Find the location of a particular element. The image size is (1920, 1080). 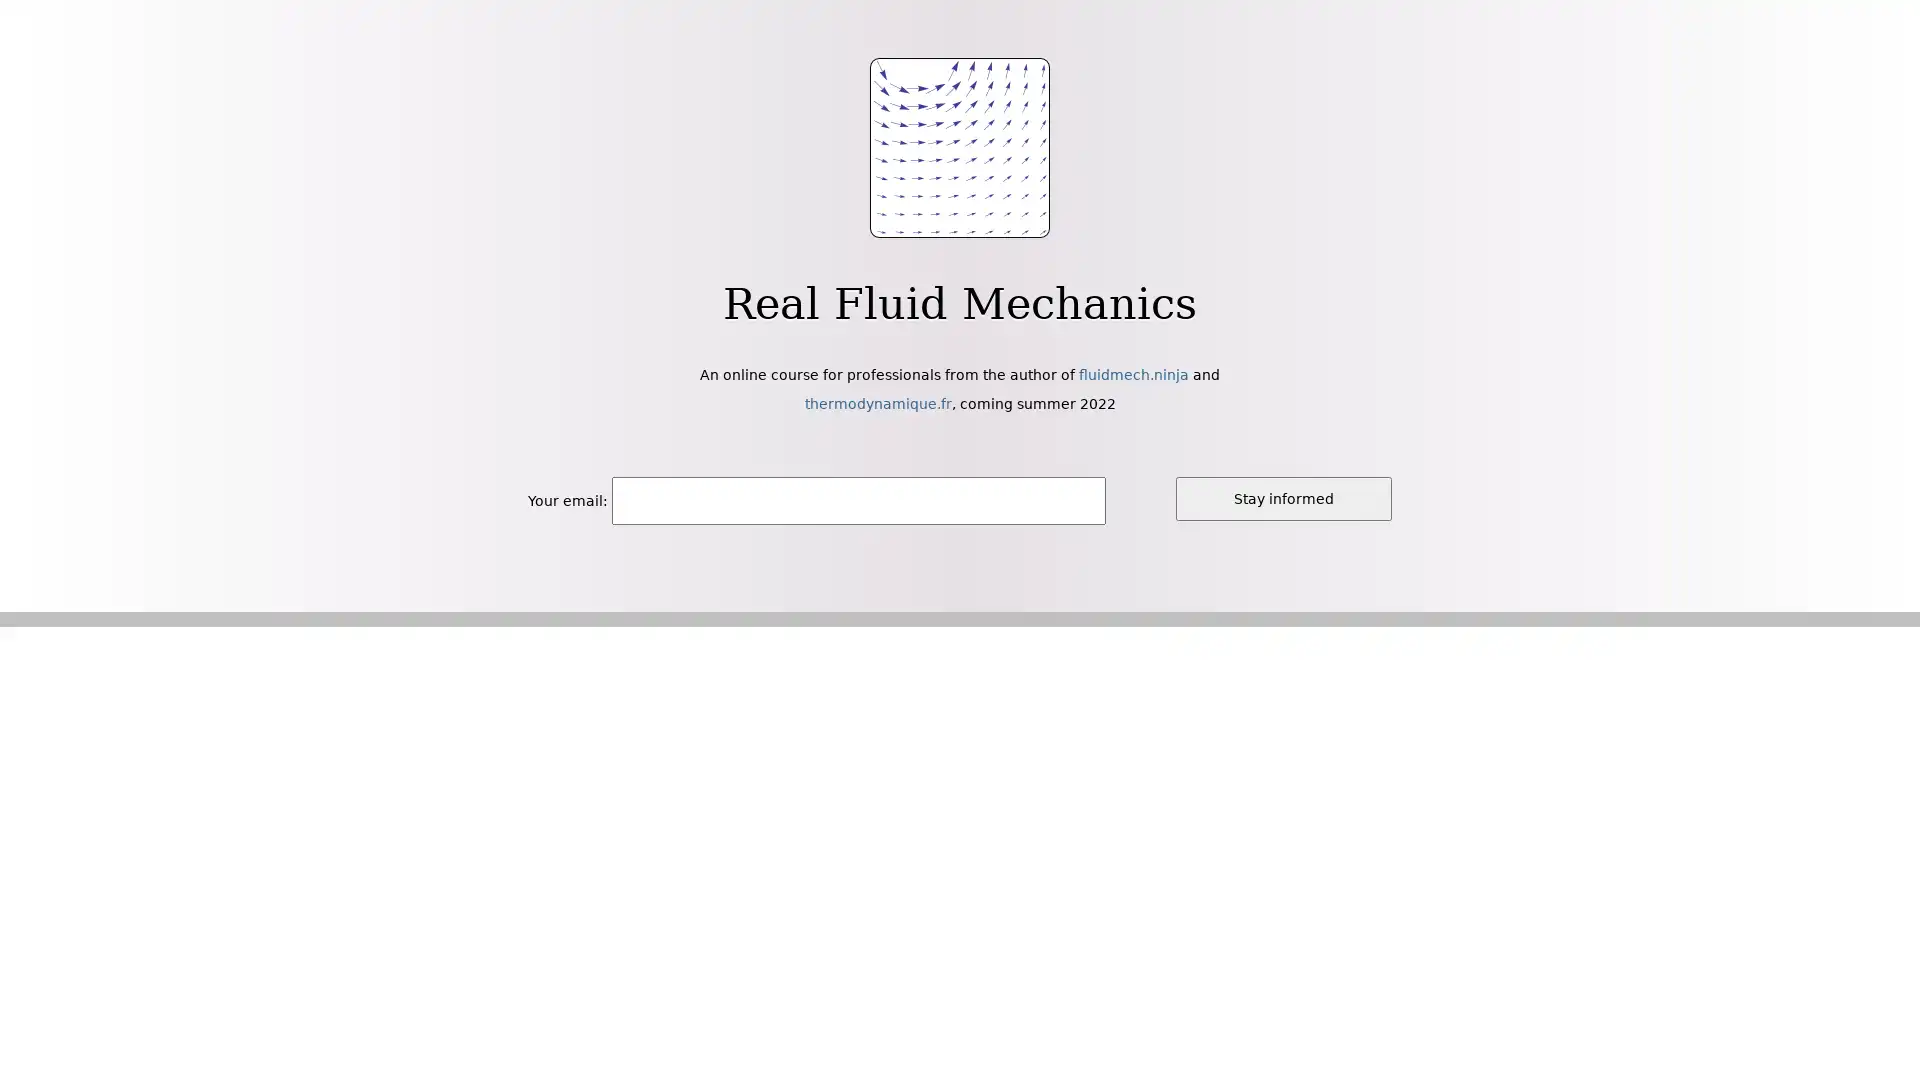

Stay informed is located at coordinates (1283, 497).